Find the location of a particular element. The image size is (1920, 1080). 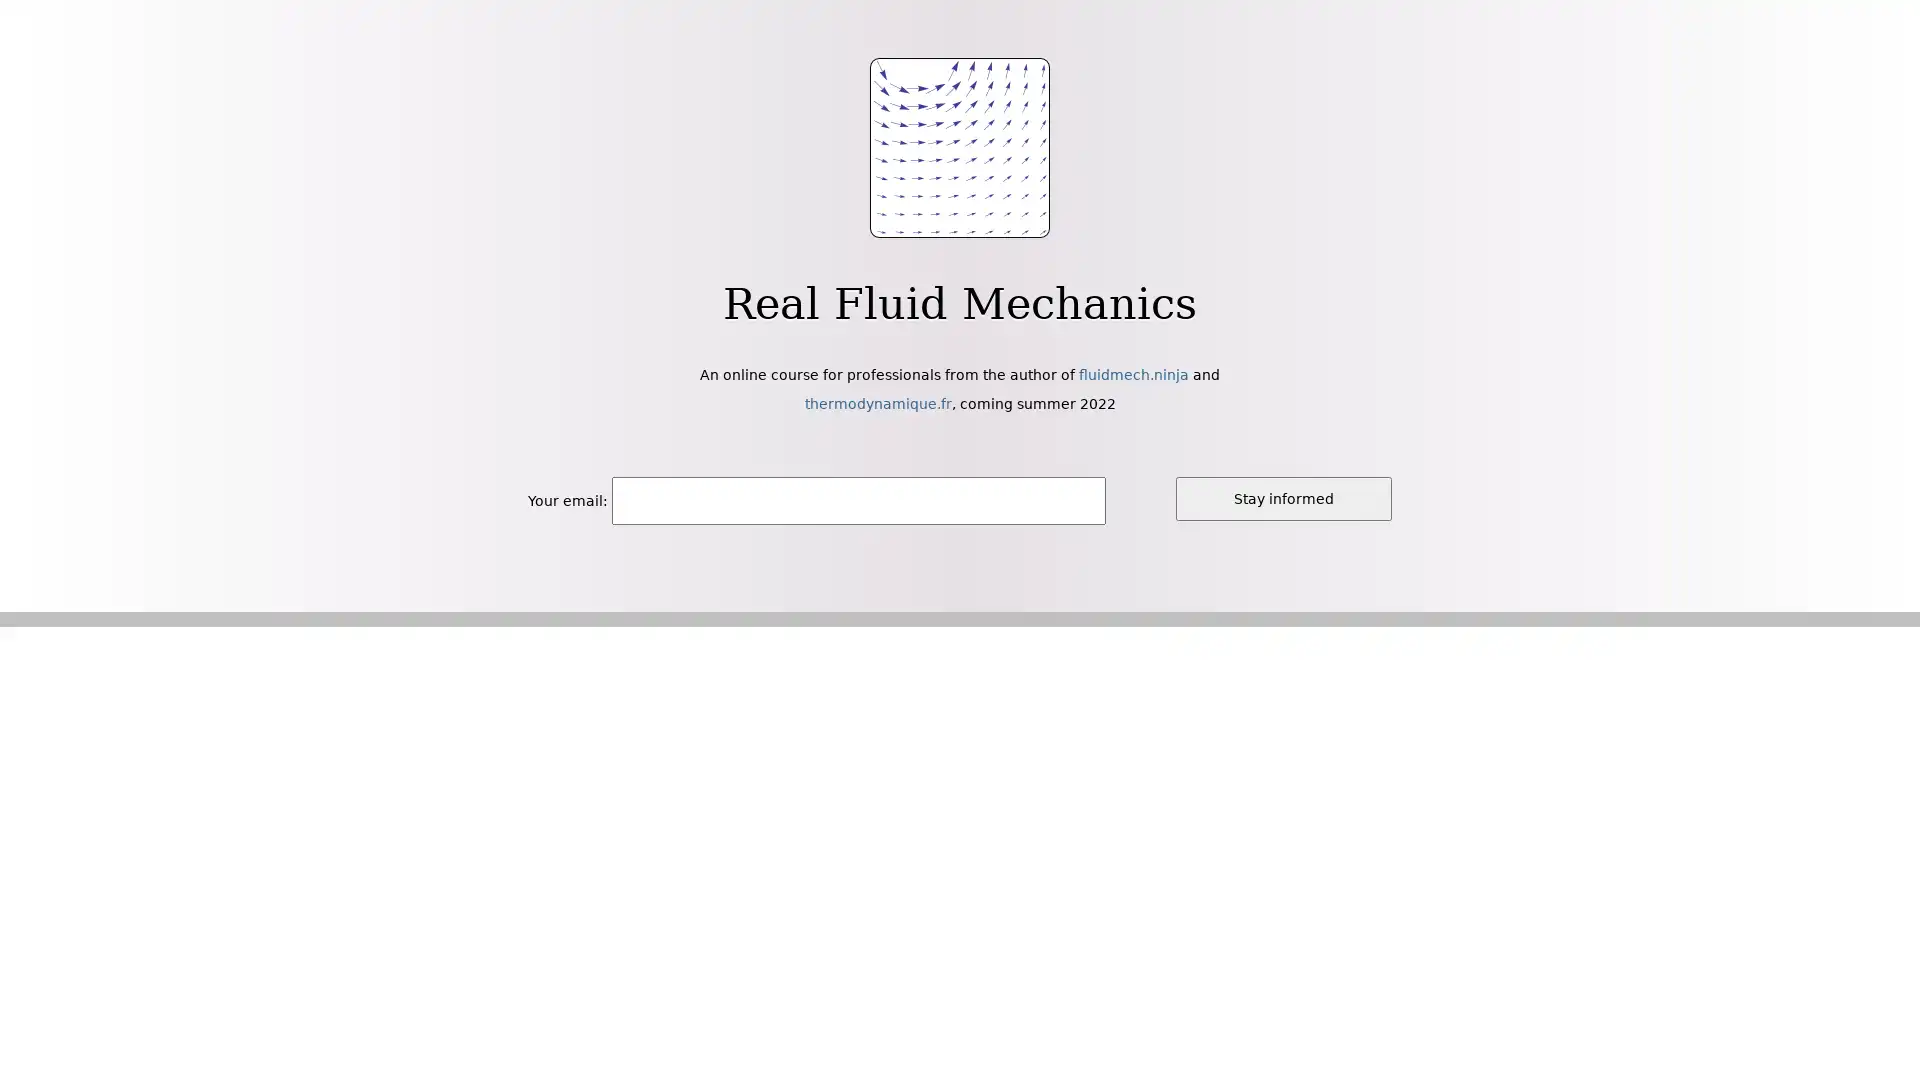

Stay informed is located at coordinates (1283, 497).